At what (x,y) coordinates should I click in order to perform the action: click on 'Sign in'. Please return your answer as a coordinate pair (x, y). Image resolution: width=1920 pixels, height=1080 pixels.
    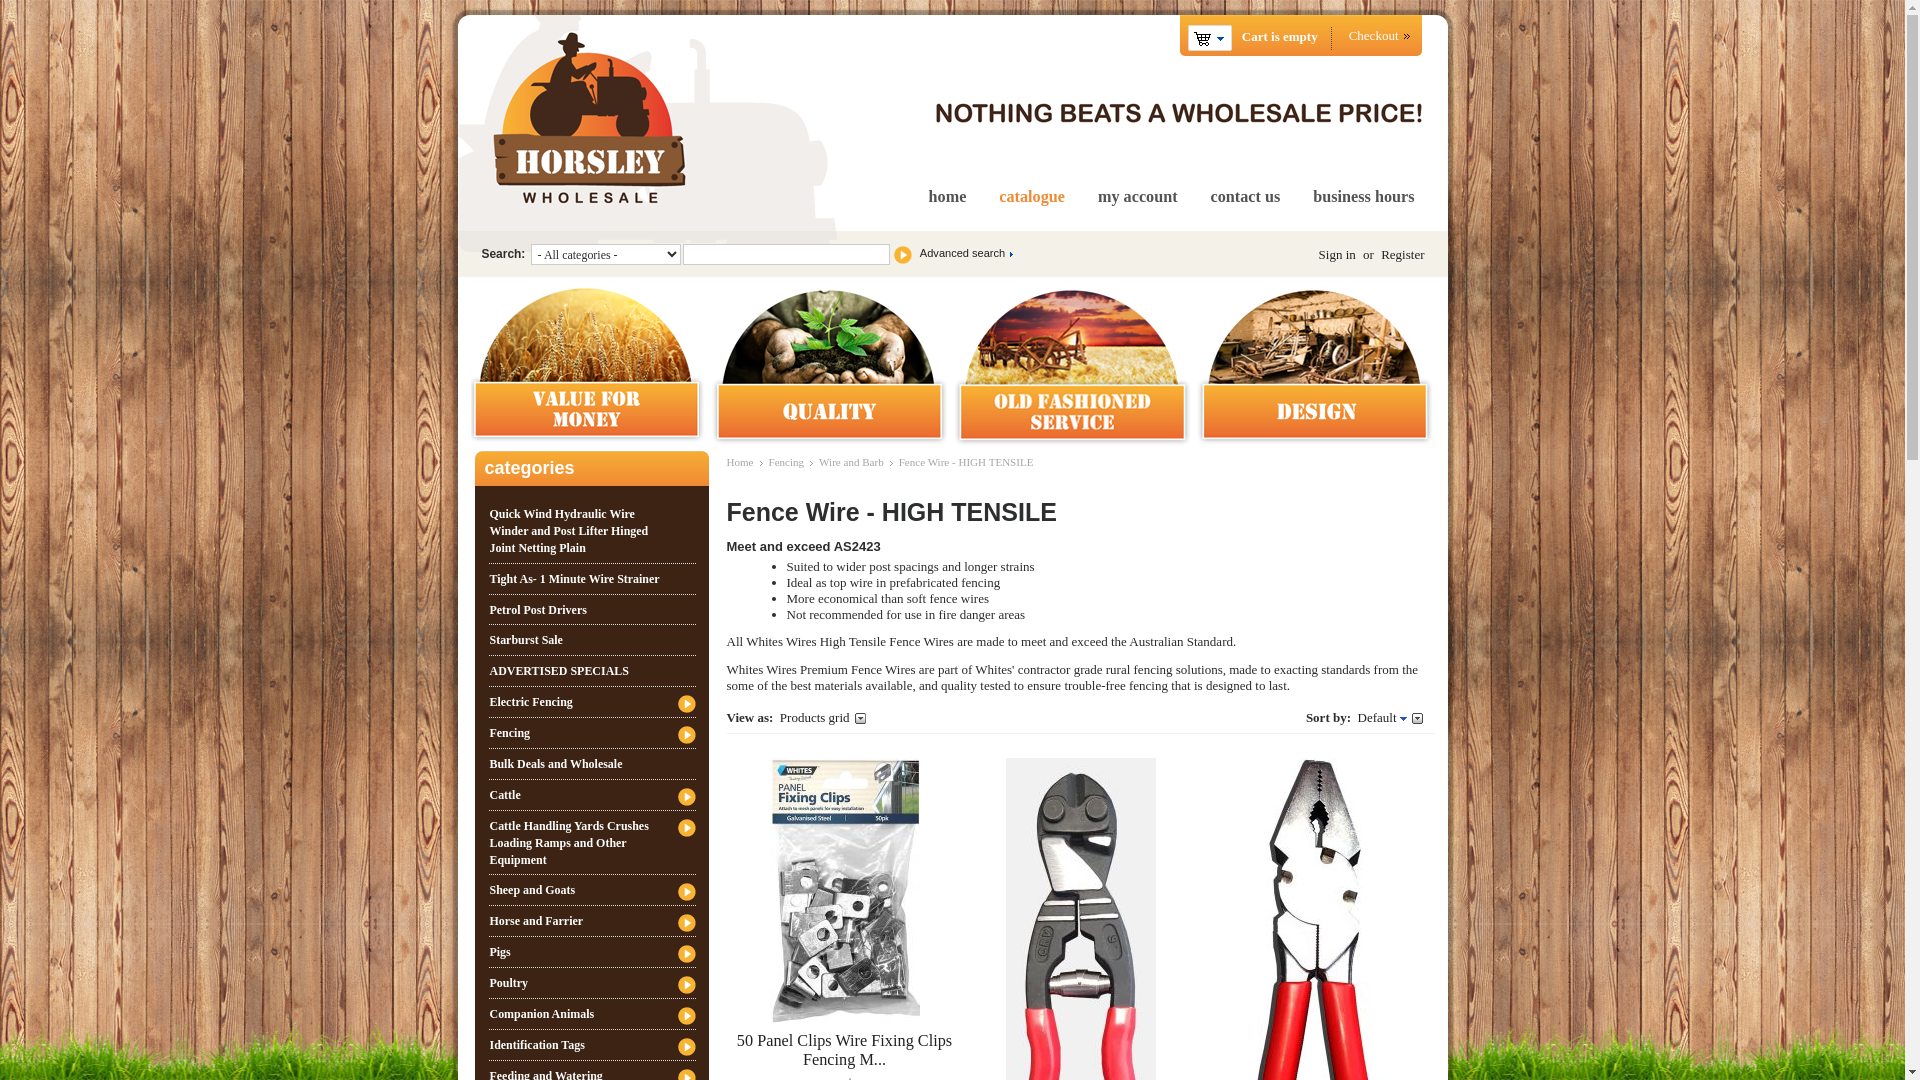
    Looking at the image, I should click on (1337, 253).